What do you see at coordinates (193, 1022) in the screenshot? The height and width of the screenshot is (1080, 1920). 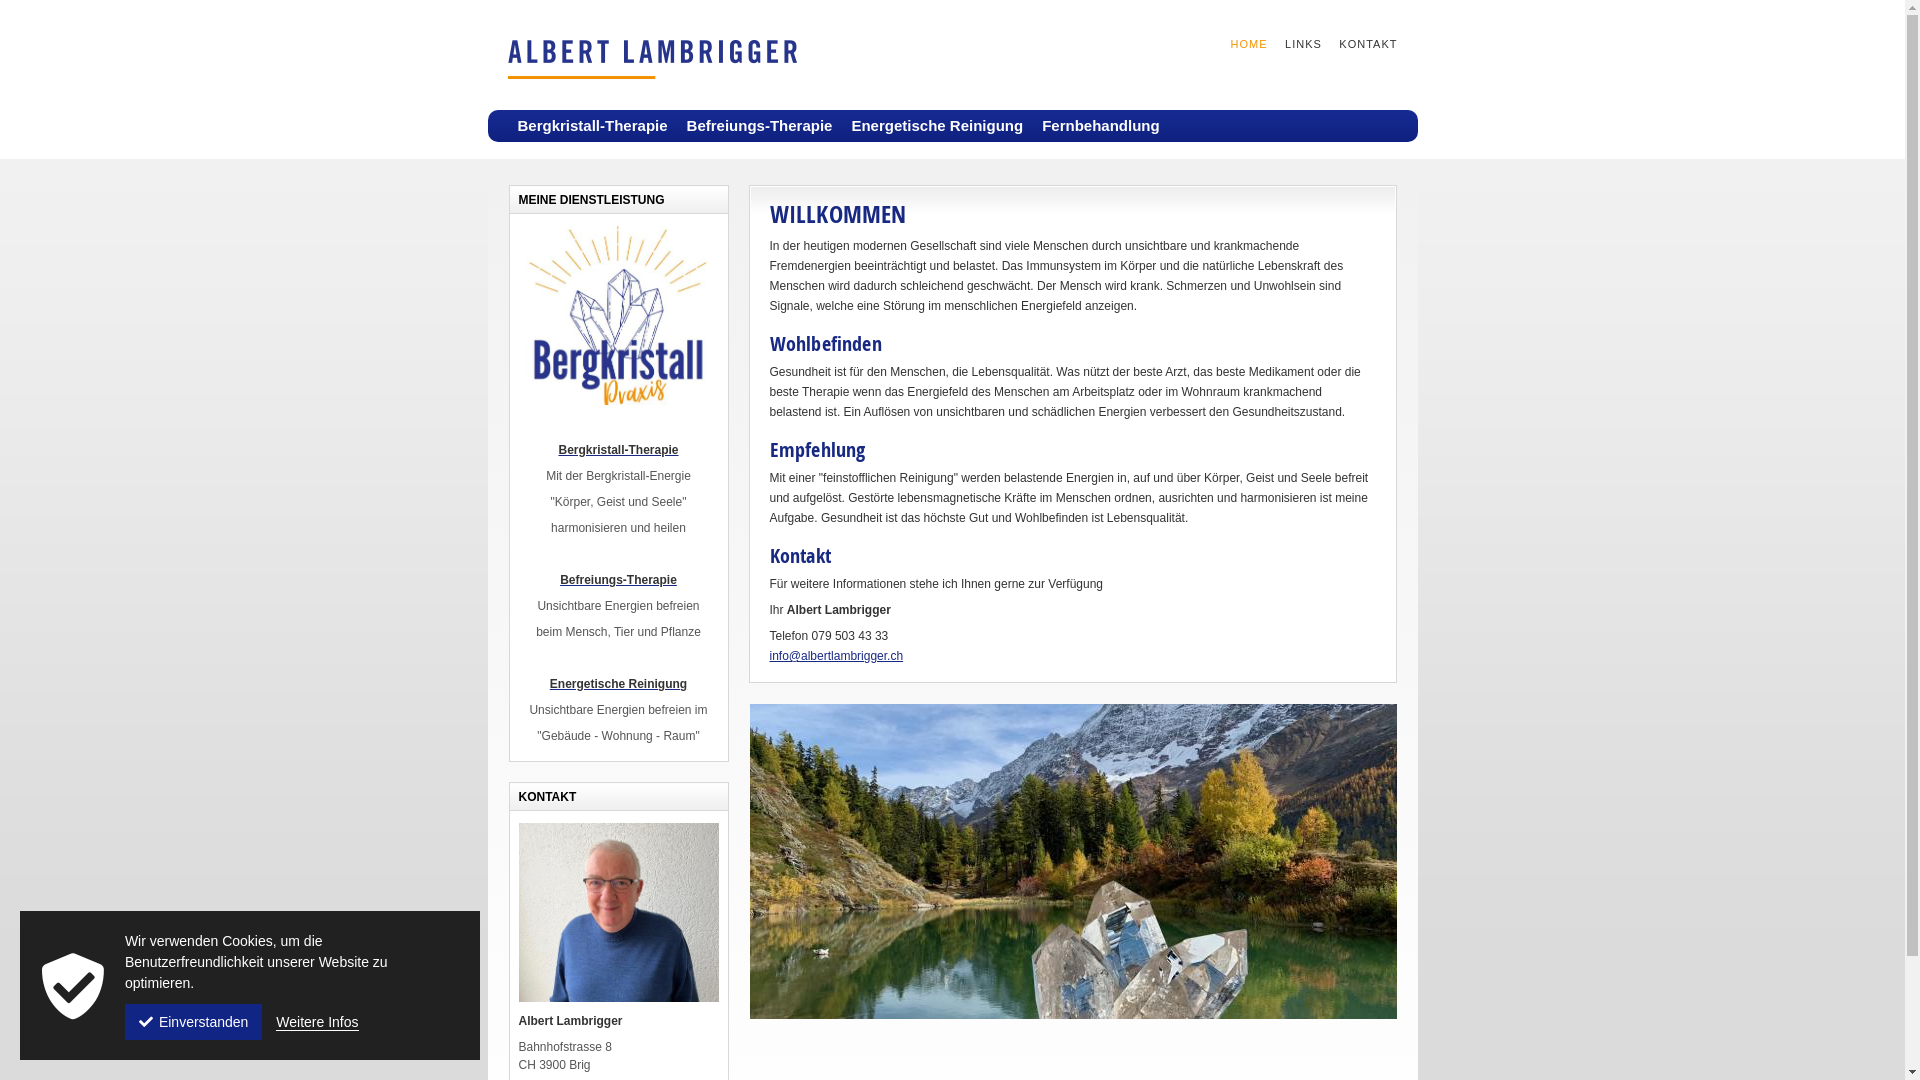 I see `'Einverstanden'` at bounding box center [193, 1022].